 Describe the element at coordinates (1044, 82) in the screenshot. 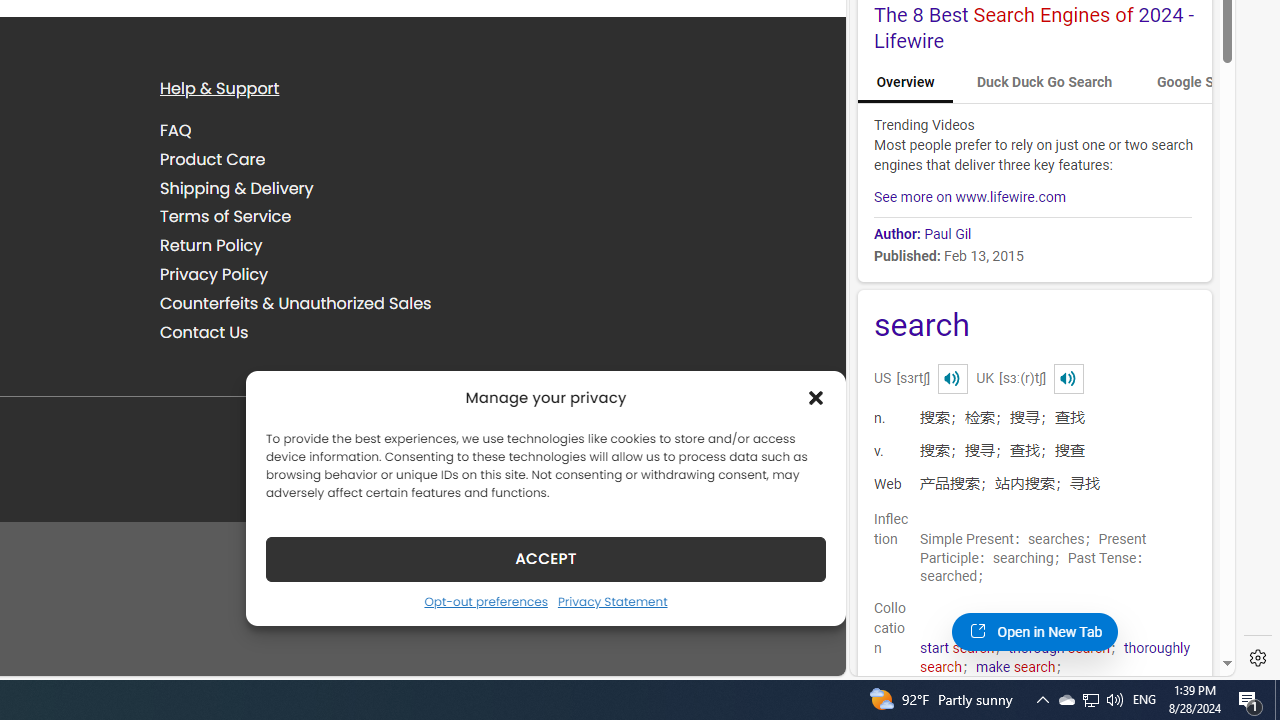

I see `'Duck Duck Go Search'` at that location.